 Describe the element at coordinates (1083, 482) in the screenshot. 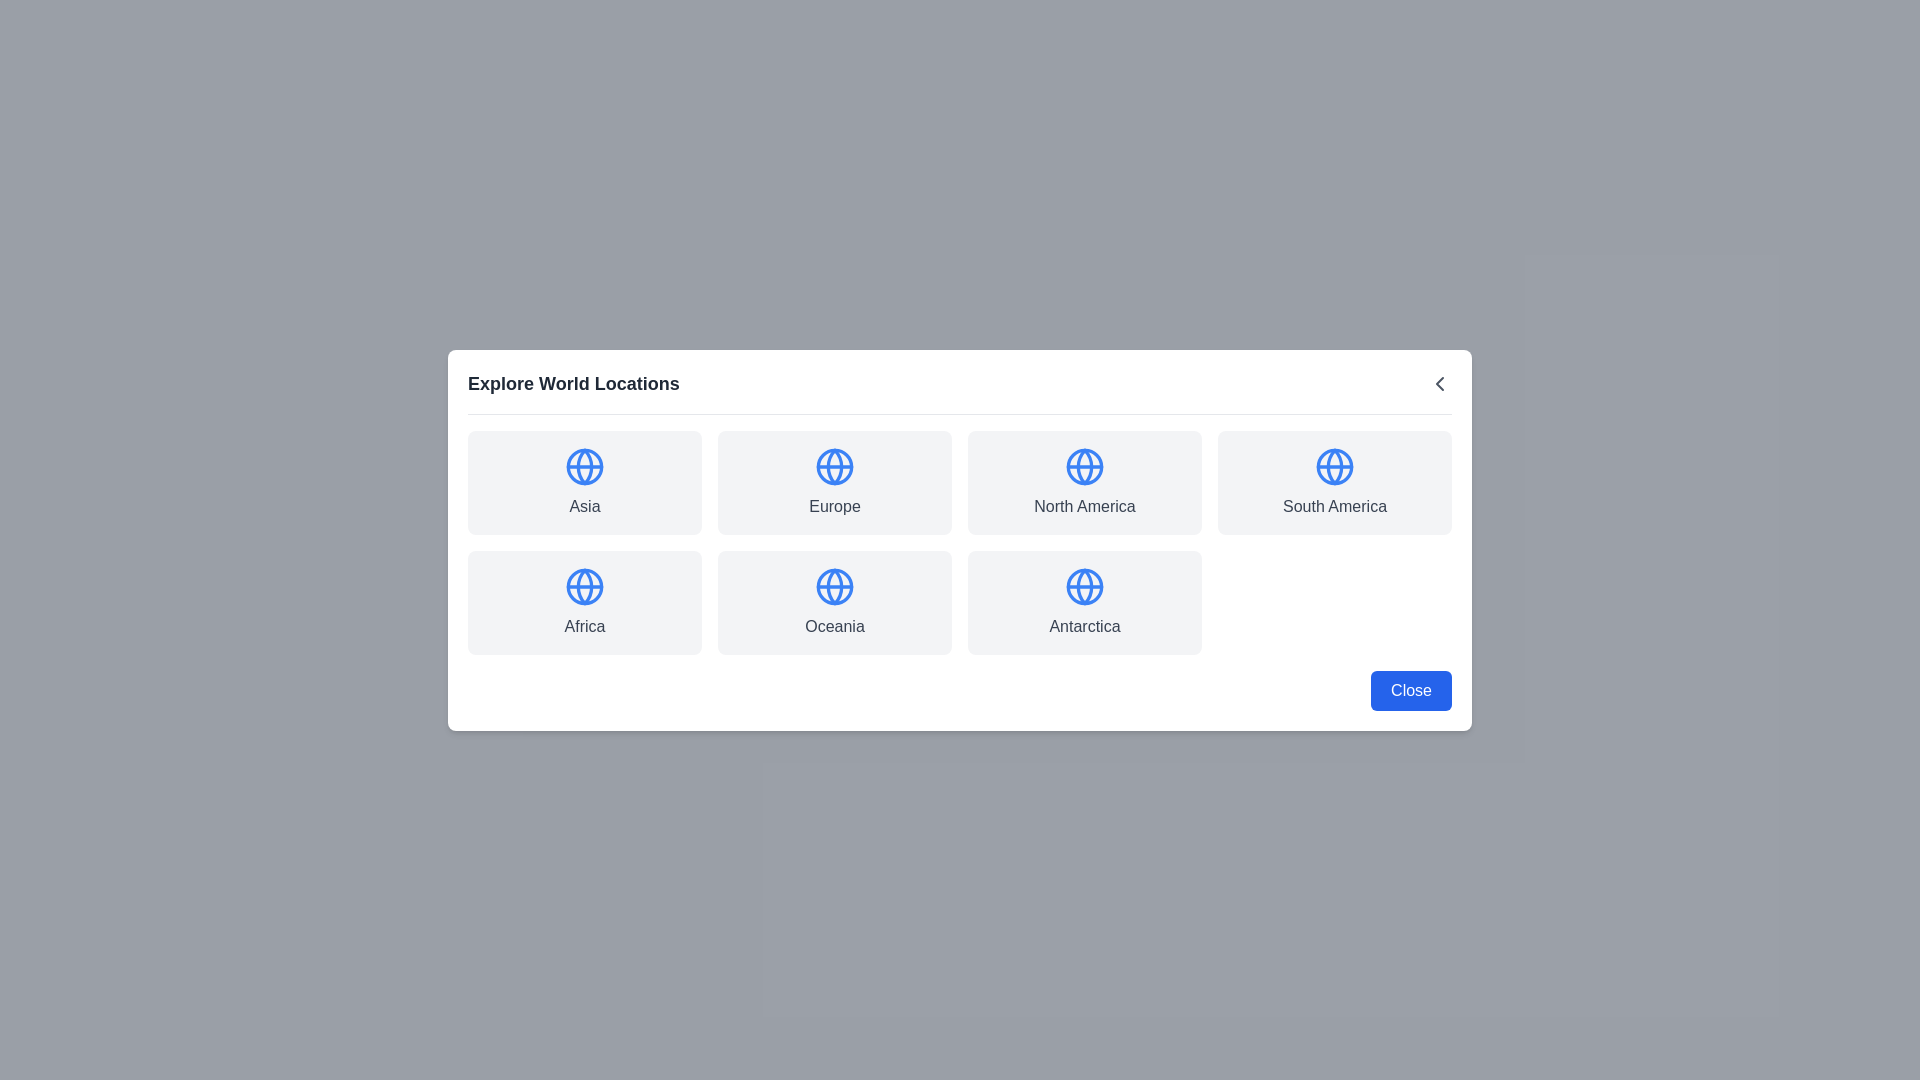

I see `the location North America` at that location.